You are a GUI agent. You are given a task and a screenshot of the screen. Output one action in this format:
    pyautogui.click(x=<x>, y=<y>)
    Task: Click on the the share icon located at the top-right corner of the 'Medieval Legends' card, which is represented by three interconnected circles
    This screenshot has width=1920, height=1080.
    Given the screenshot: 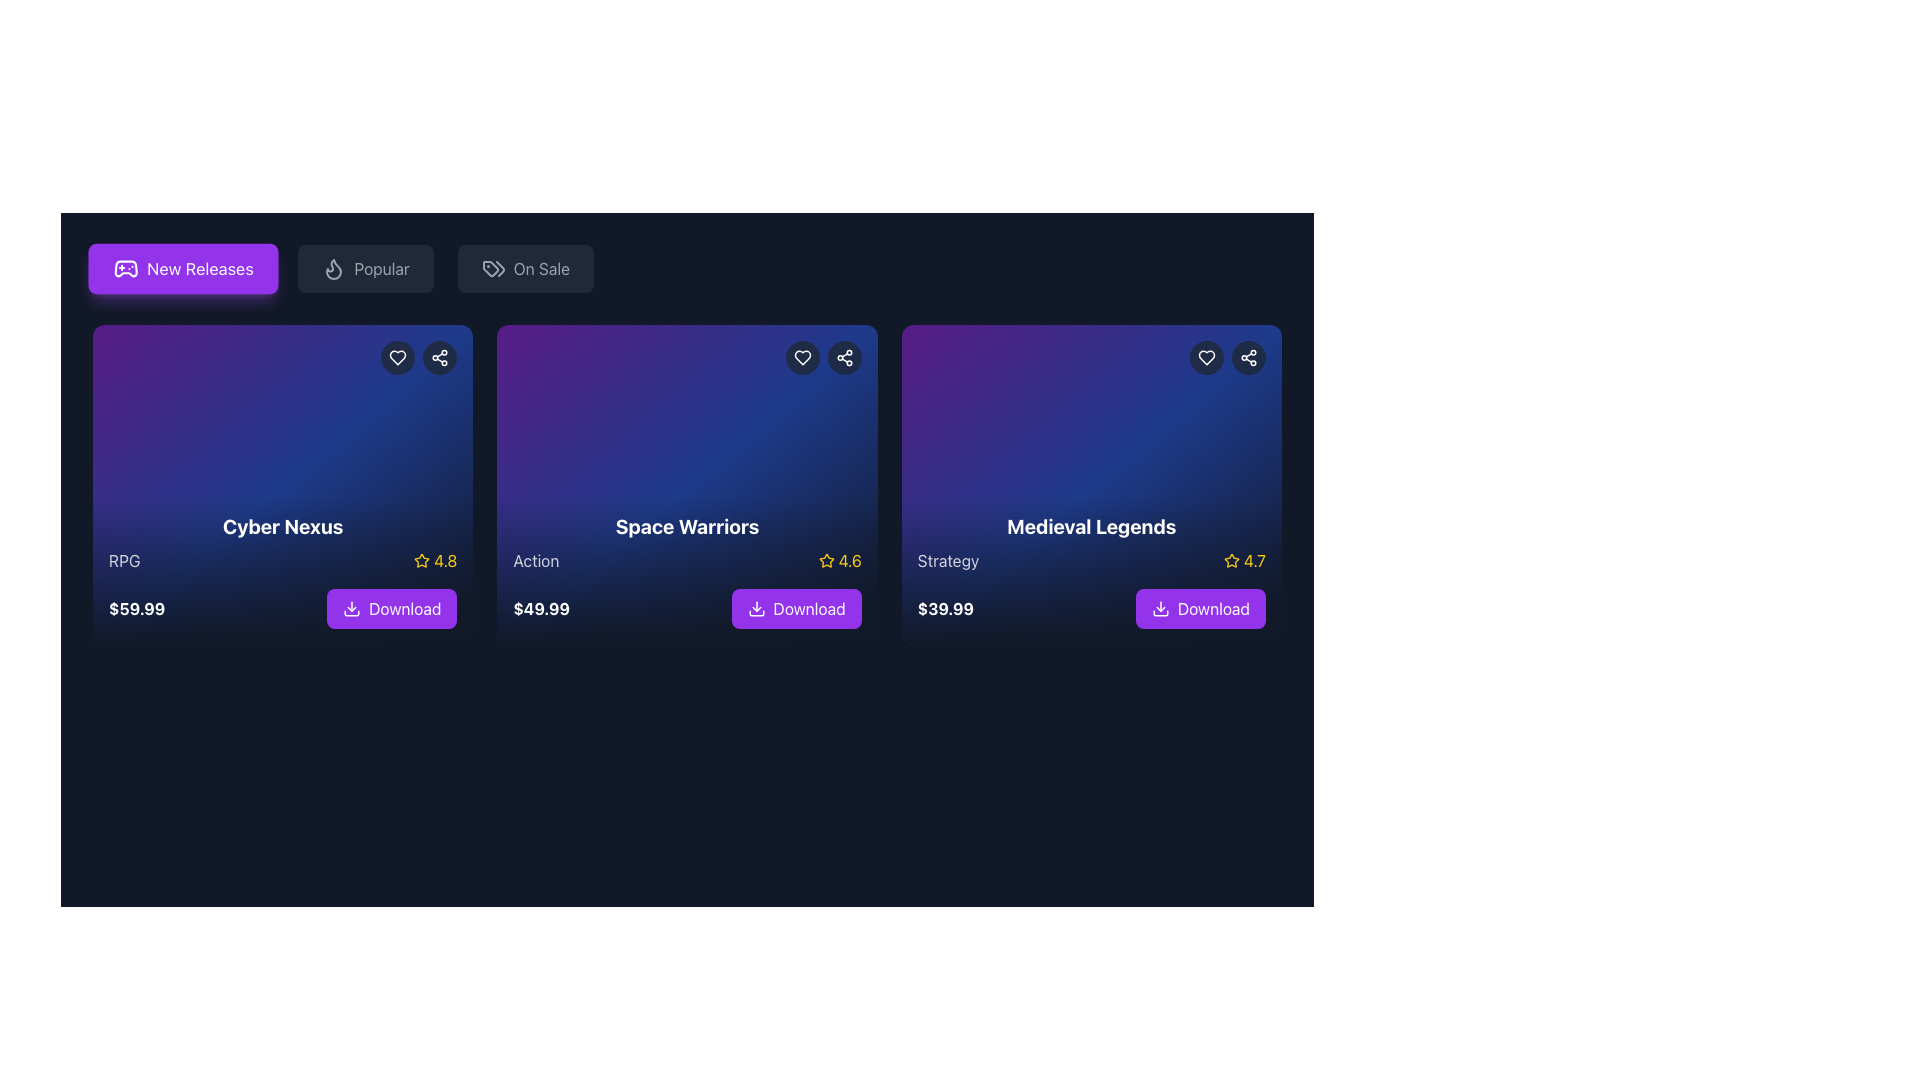 What is the action you would take?
    pyautogui.click(x=1247, y=357)
    